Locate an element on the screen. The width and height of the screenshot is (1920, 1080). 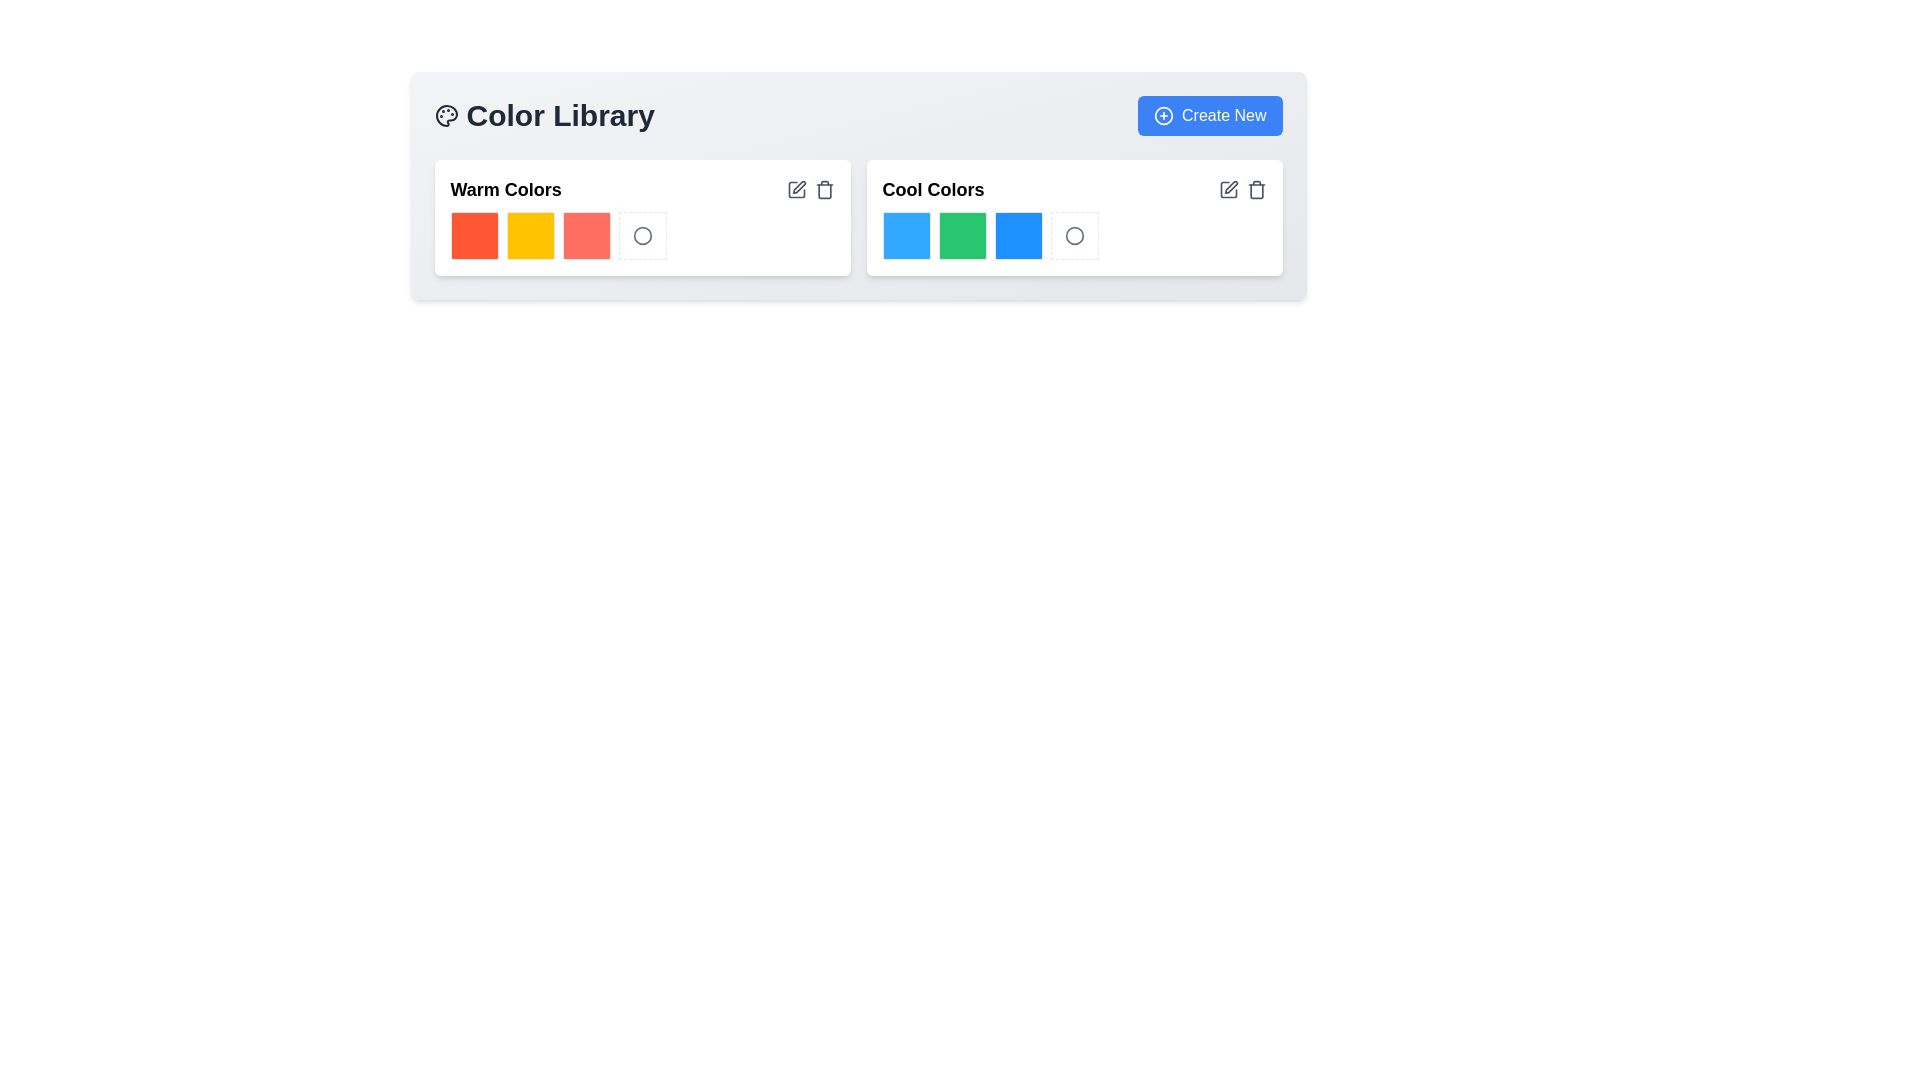
the square button with a dashed border and a centered gray circle icon located in the Cool Colors section is located at coordinates (1073, 234).